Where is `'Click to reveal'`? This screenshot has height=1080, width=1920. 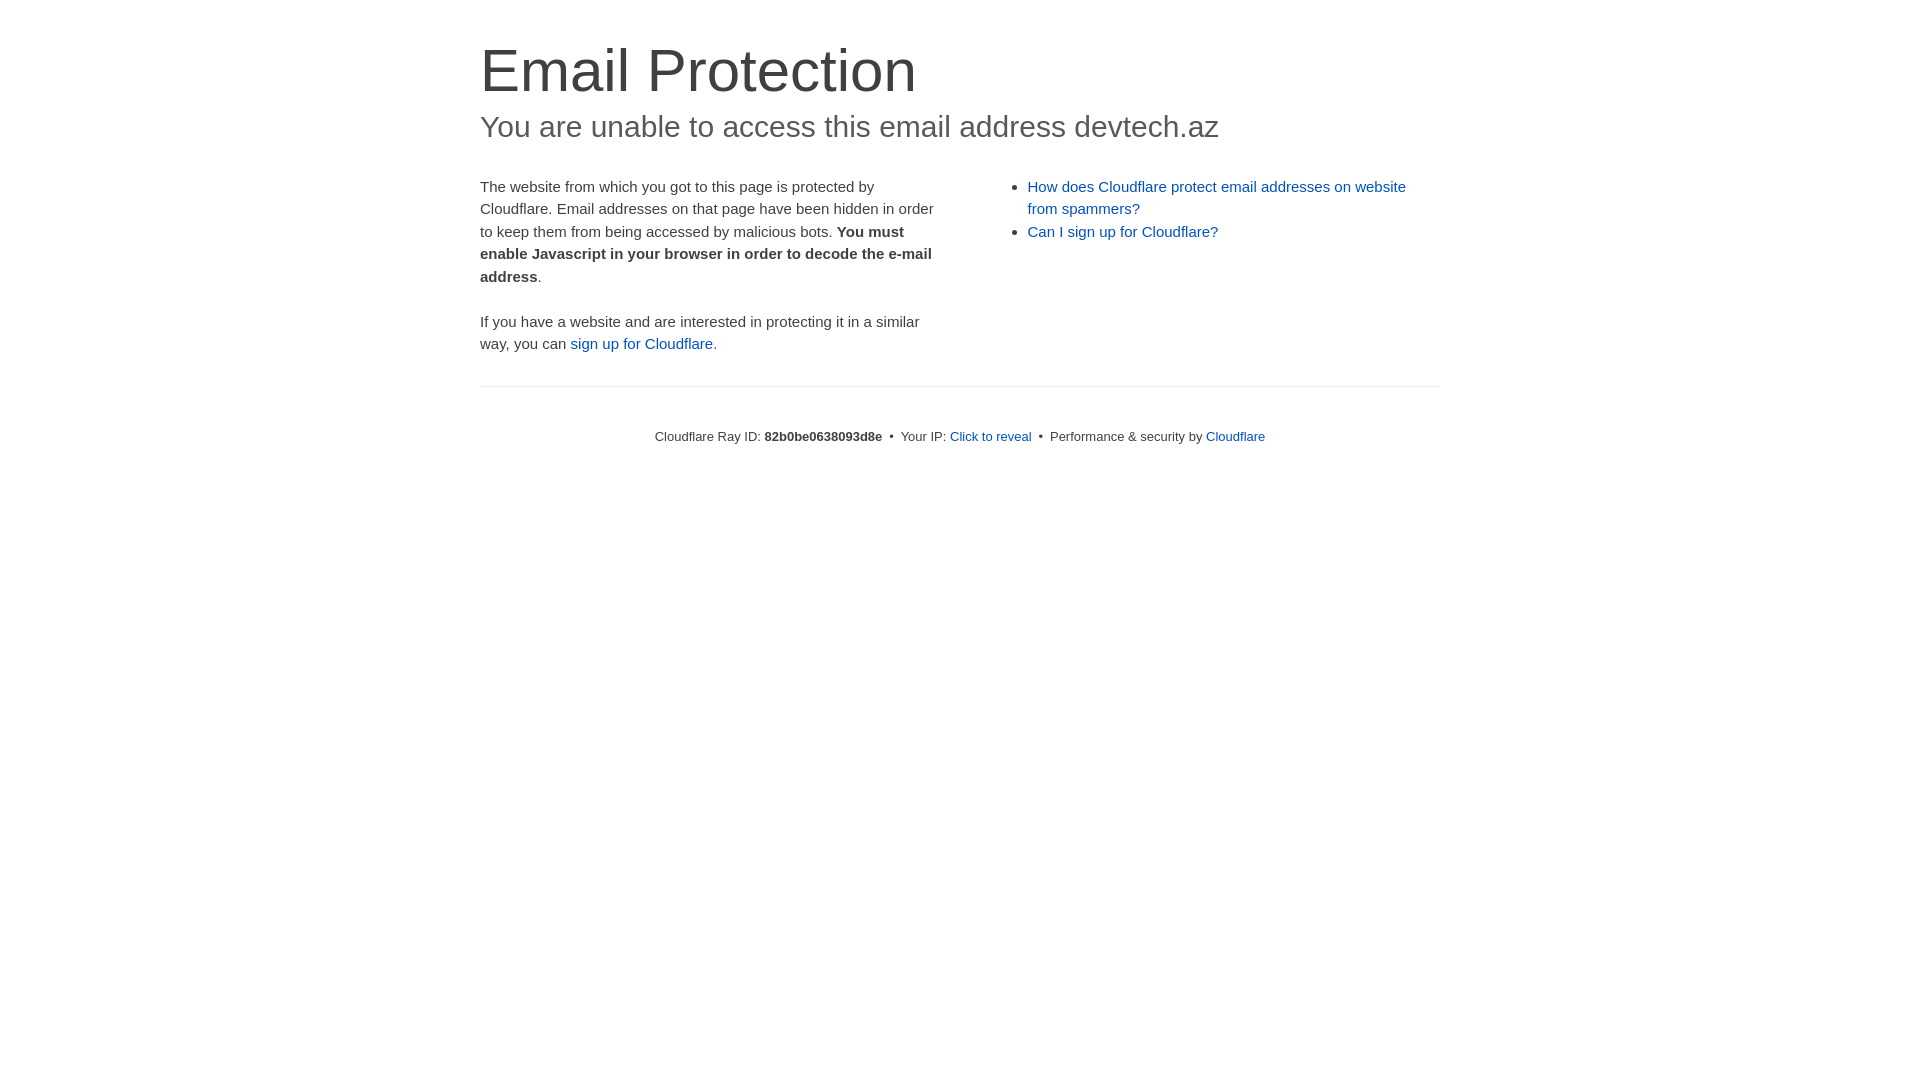
'Click to reveal' is located at coordinates (990, 435).